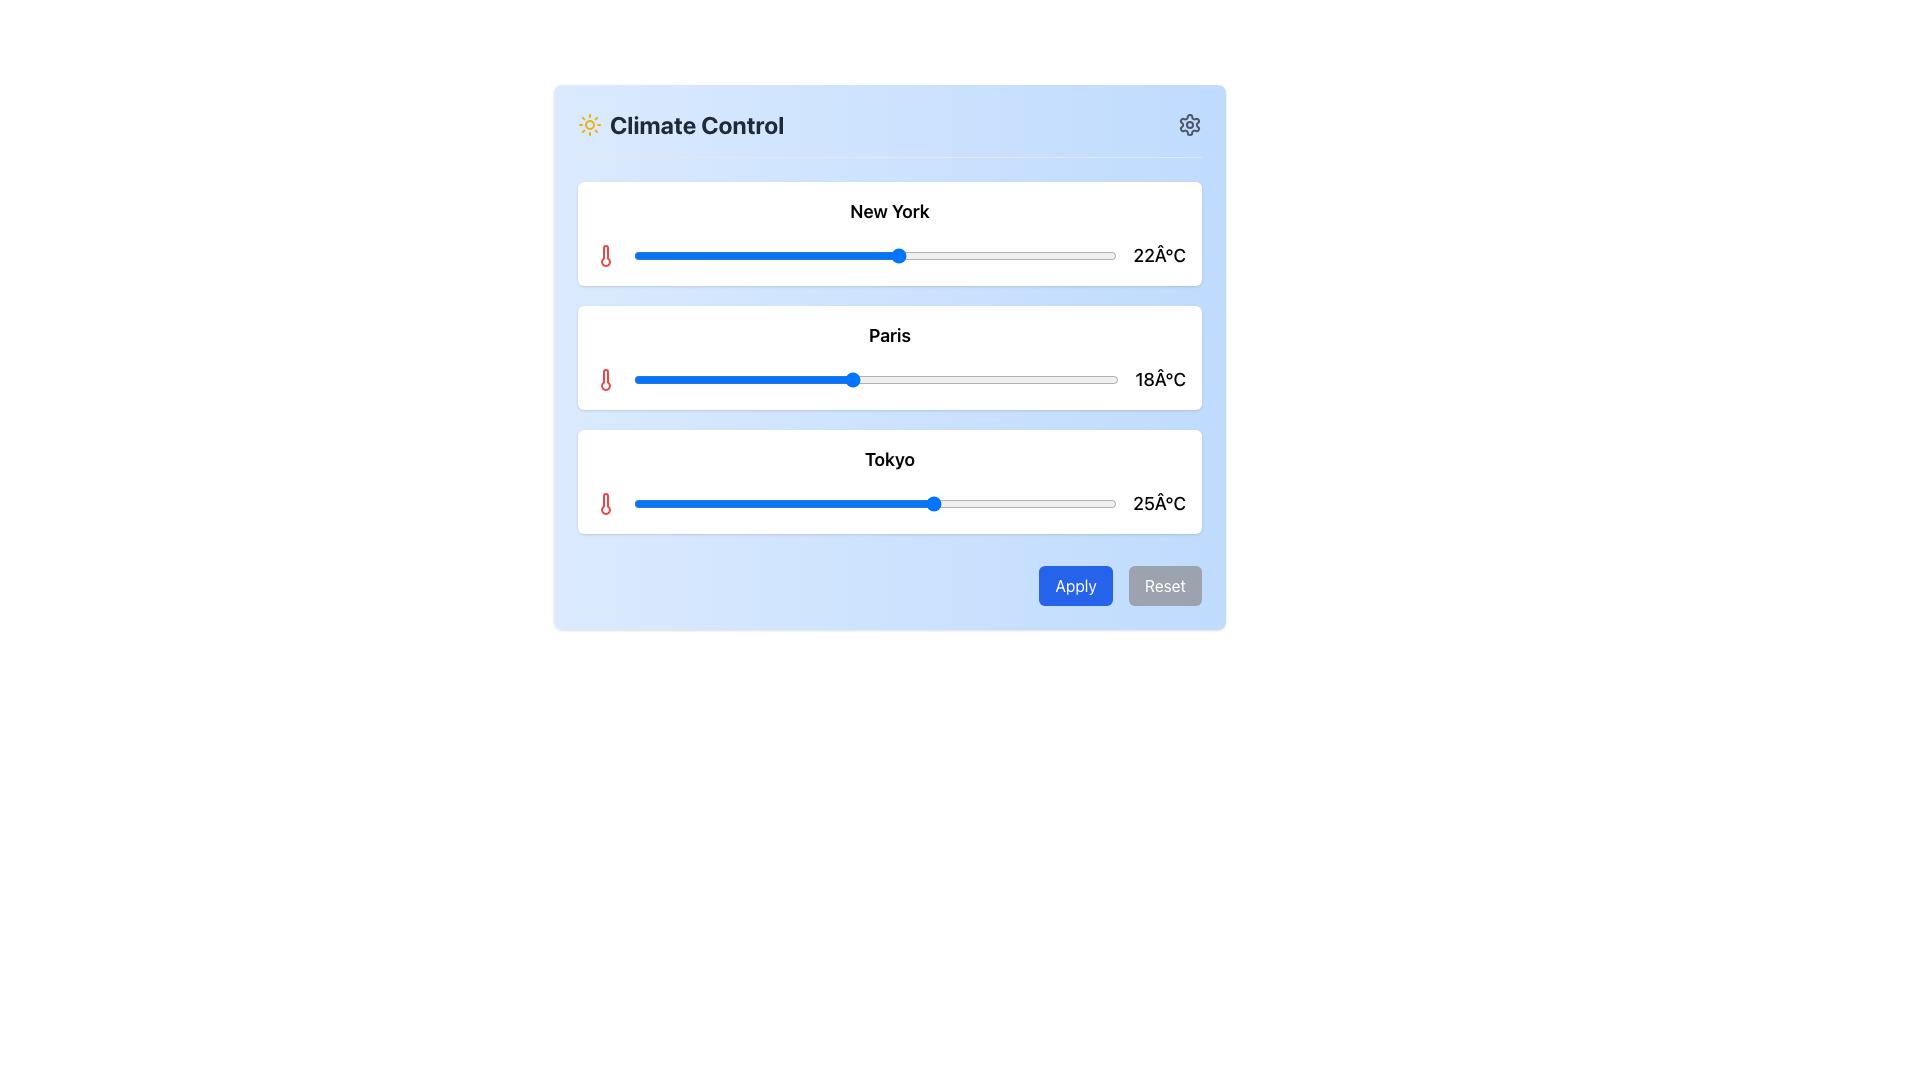 The width and height of the screenshot is (1920, 1080). What do you see at coordinates (888, 459) in the screenshot?
I see `the non-interactive text label for the 'Tokyo' section, which provides context for temperature controls and readings` at bounding box center [888, 459].